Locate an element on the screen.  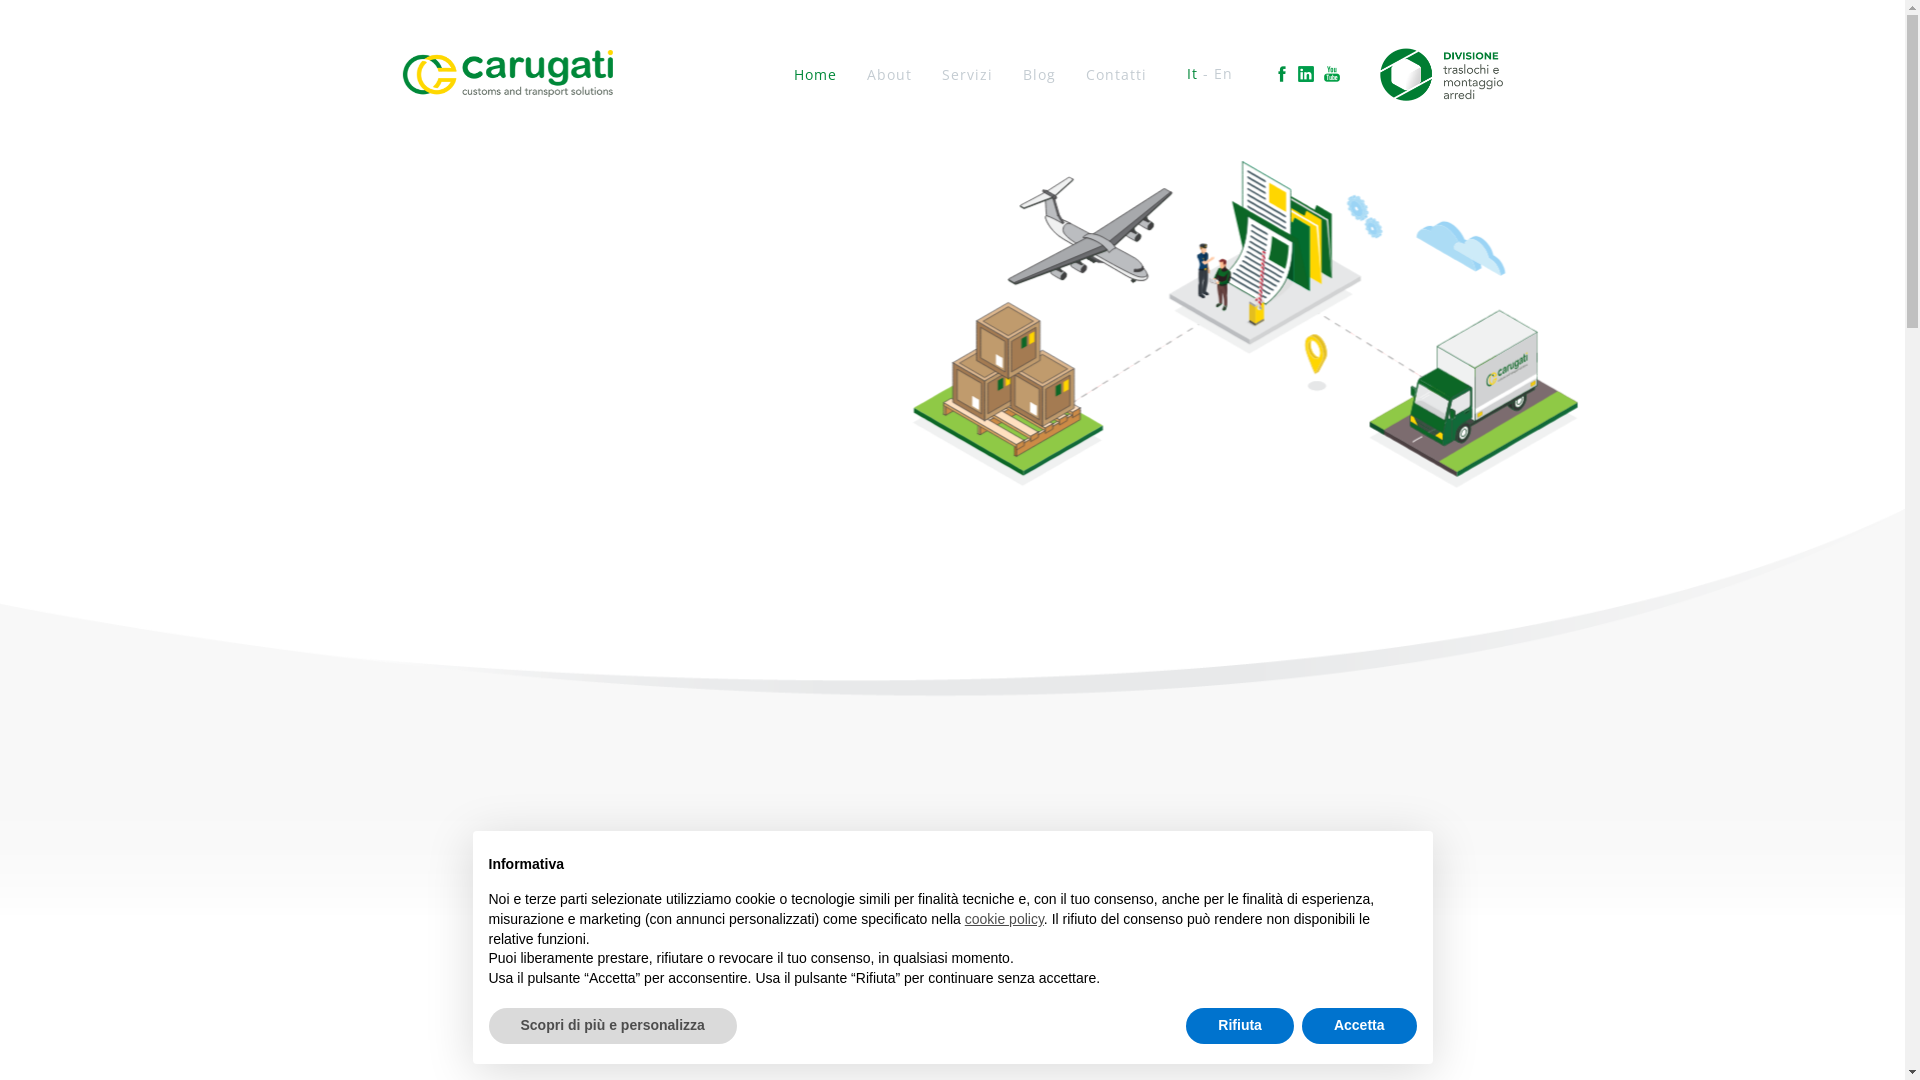
'Home' is located at coordinates (815, 73).